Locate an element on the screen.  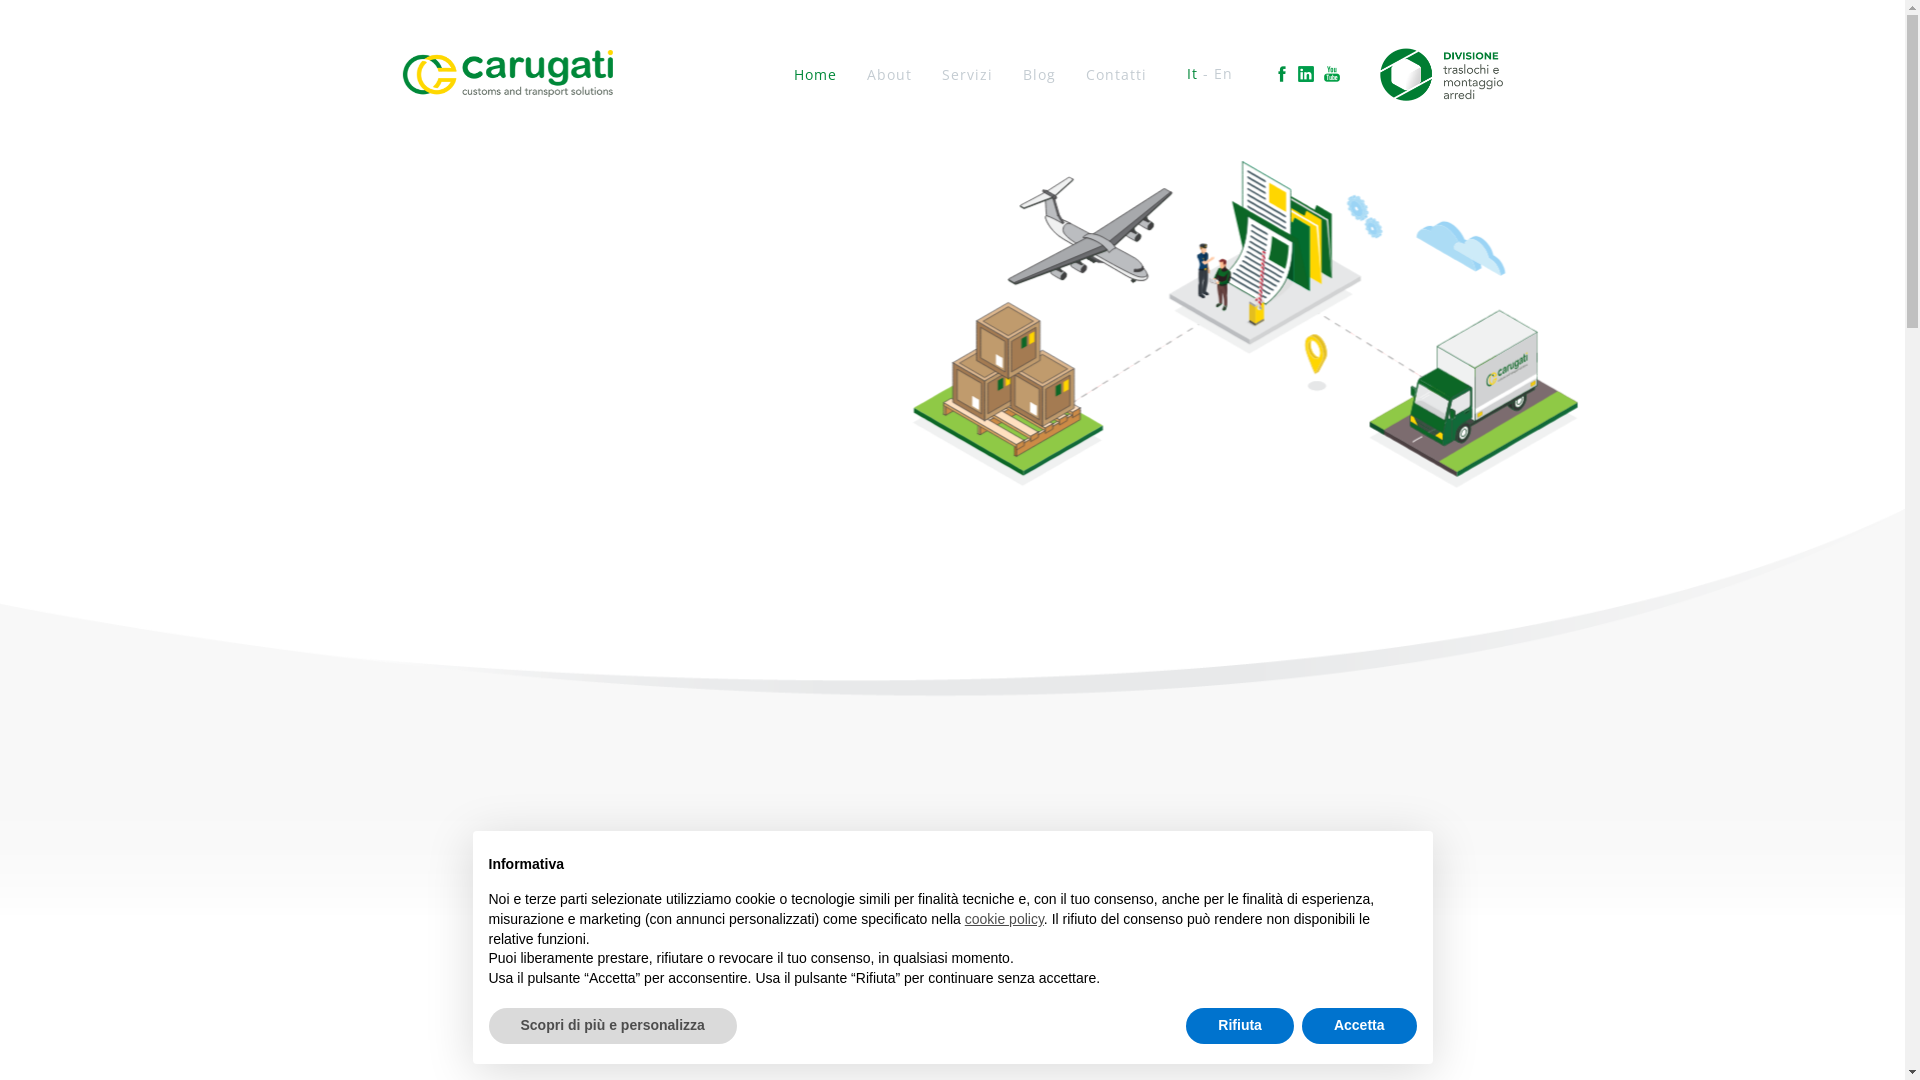
'Home' is located at coordinates (815, 73).